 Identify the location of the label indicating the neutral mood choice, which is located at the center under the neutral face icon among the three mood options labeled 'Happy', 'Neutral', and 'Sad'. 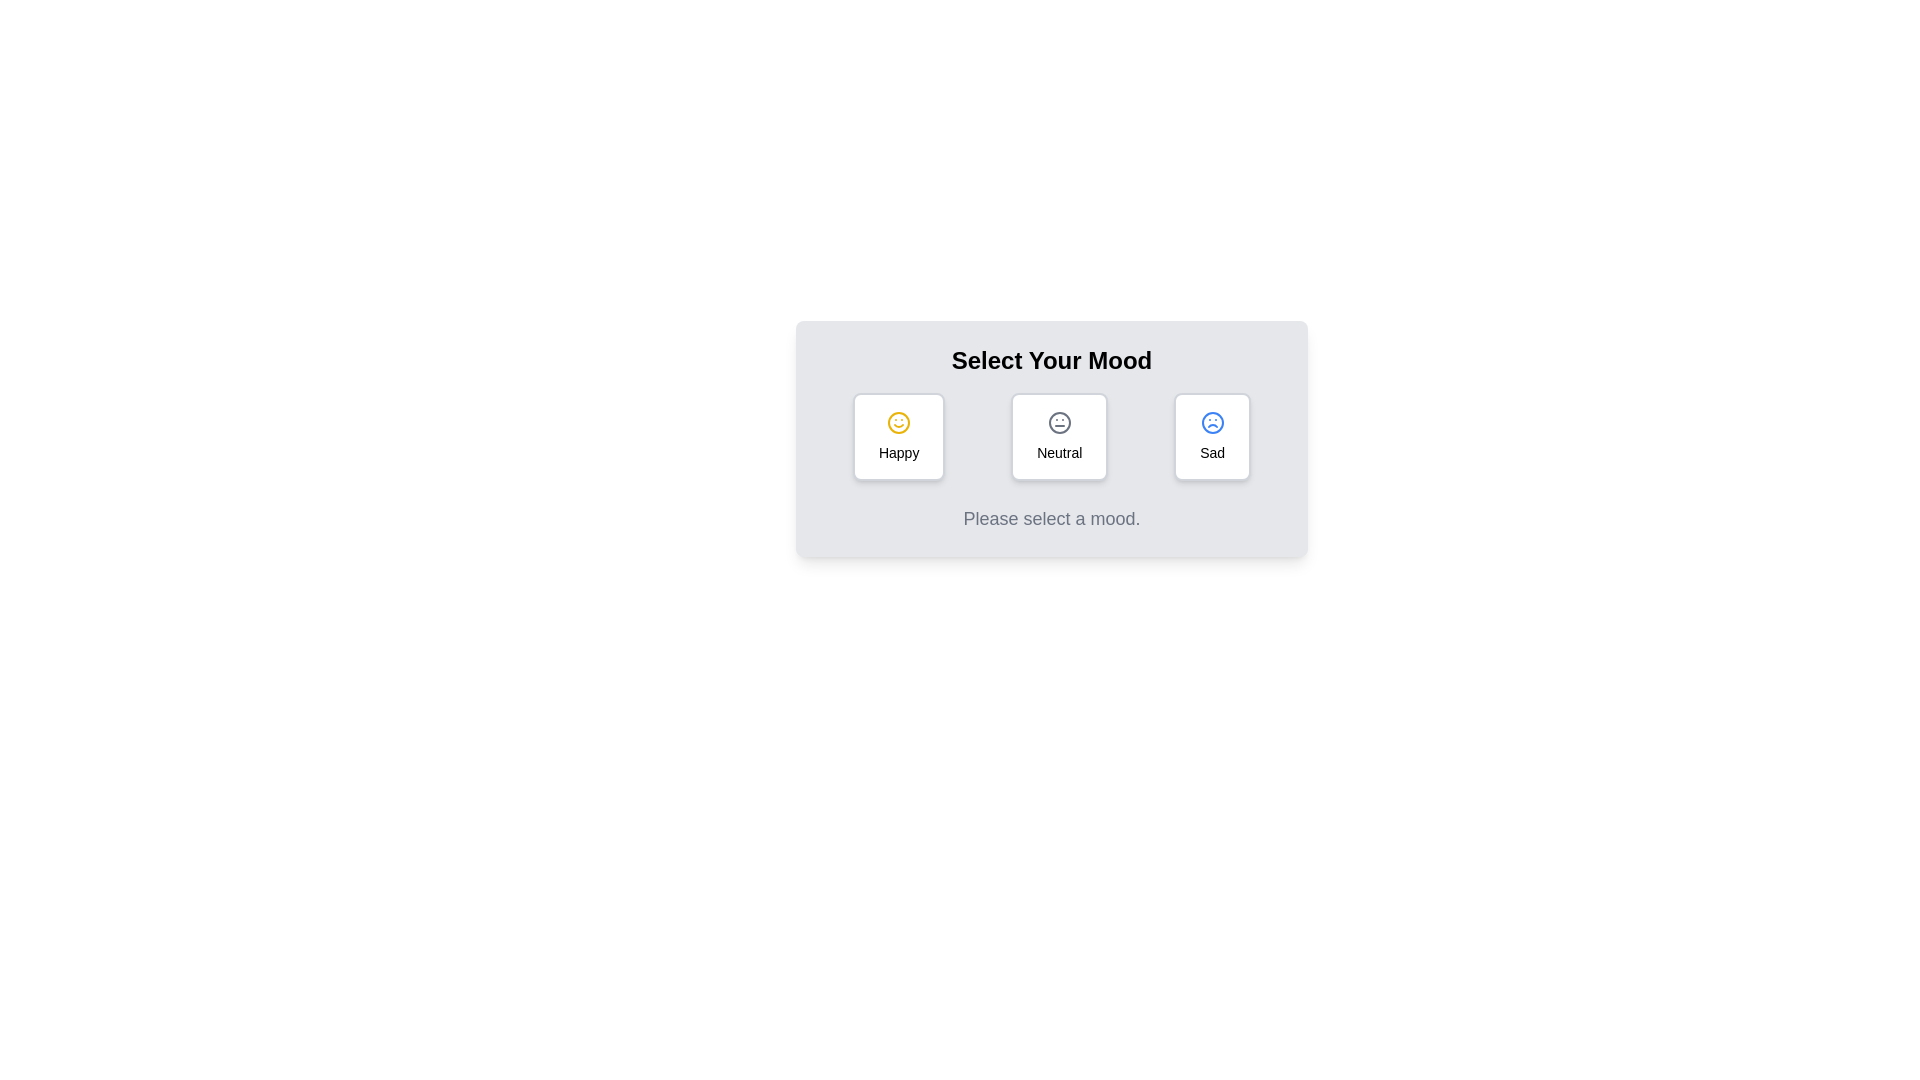
(1058, 452).